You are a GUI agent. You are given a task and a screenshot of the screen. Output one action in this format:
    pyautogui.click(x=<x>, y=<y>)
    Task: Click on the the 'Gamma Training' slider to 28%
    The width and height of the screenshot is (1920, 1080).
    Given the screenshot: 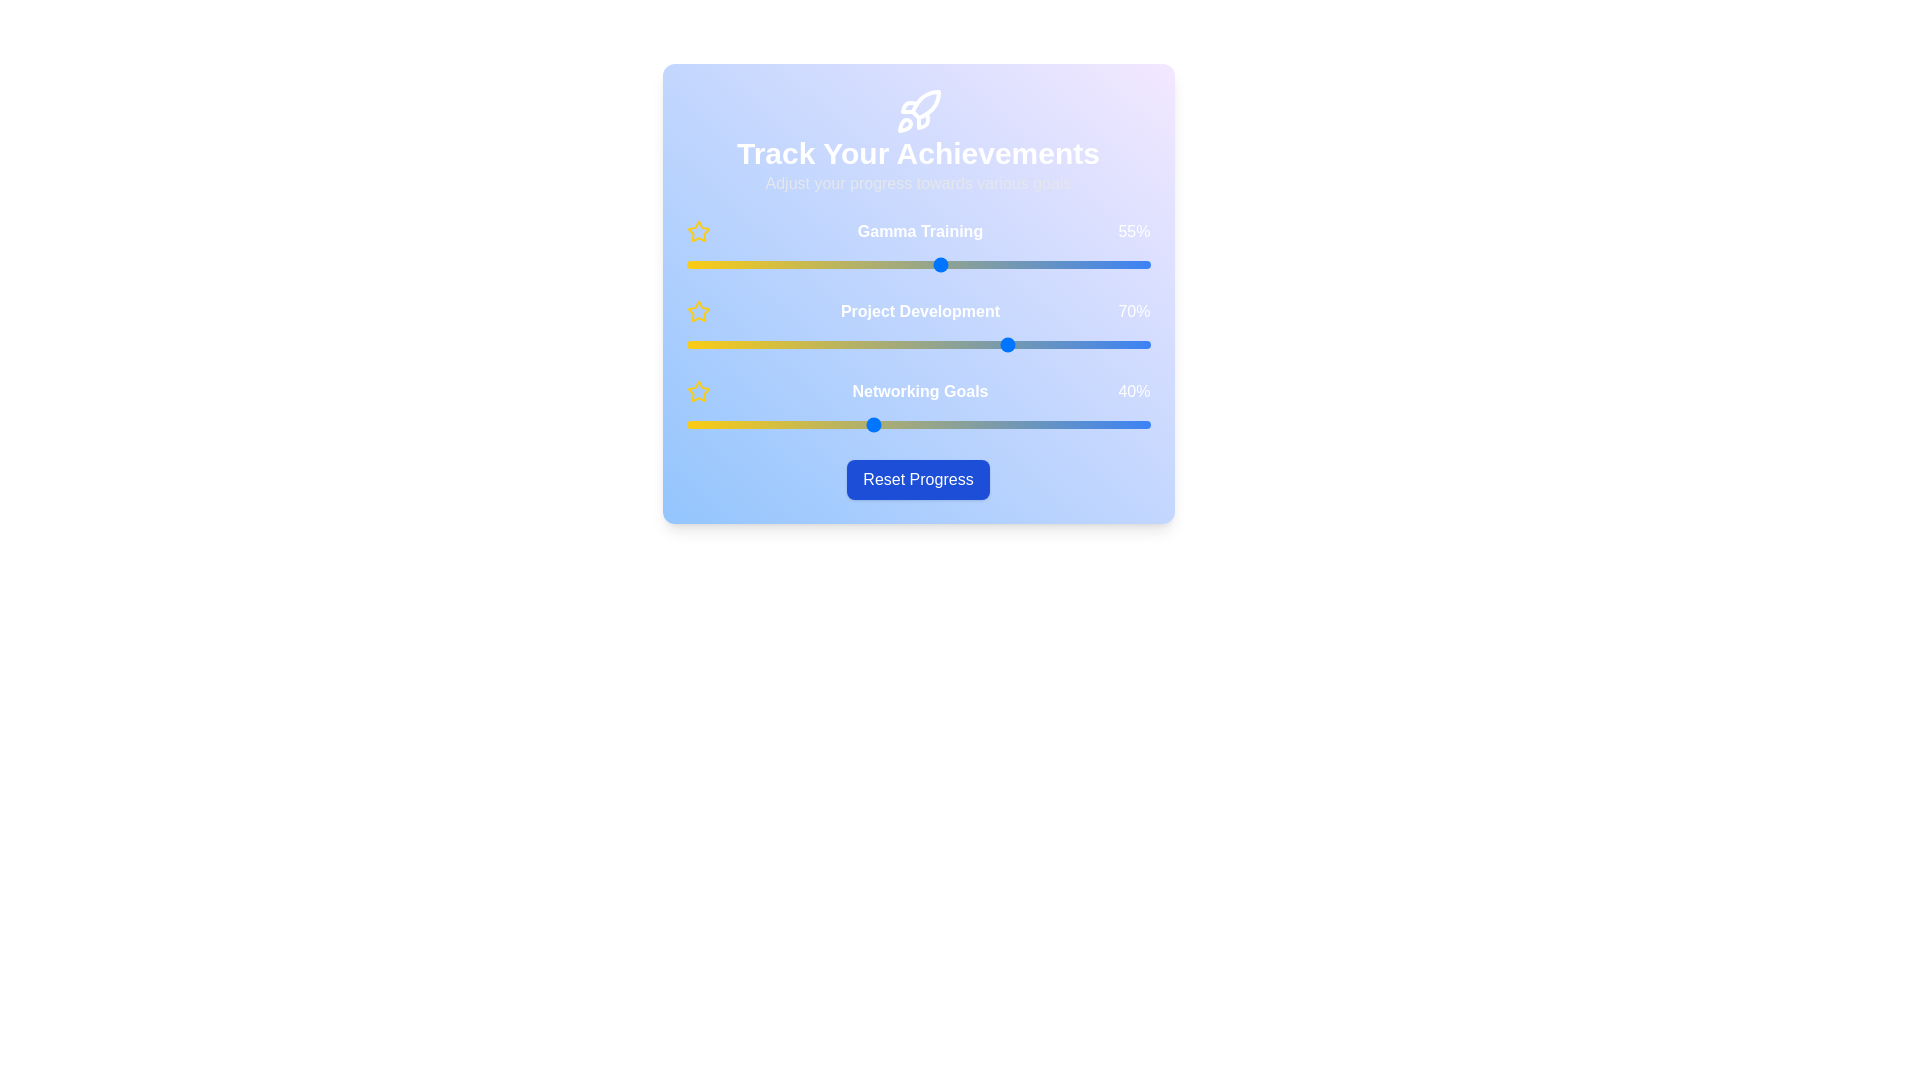 What is the action you would take?
    pyautogui.click(x=816, y=264)
    